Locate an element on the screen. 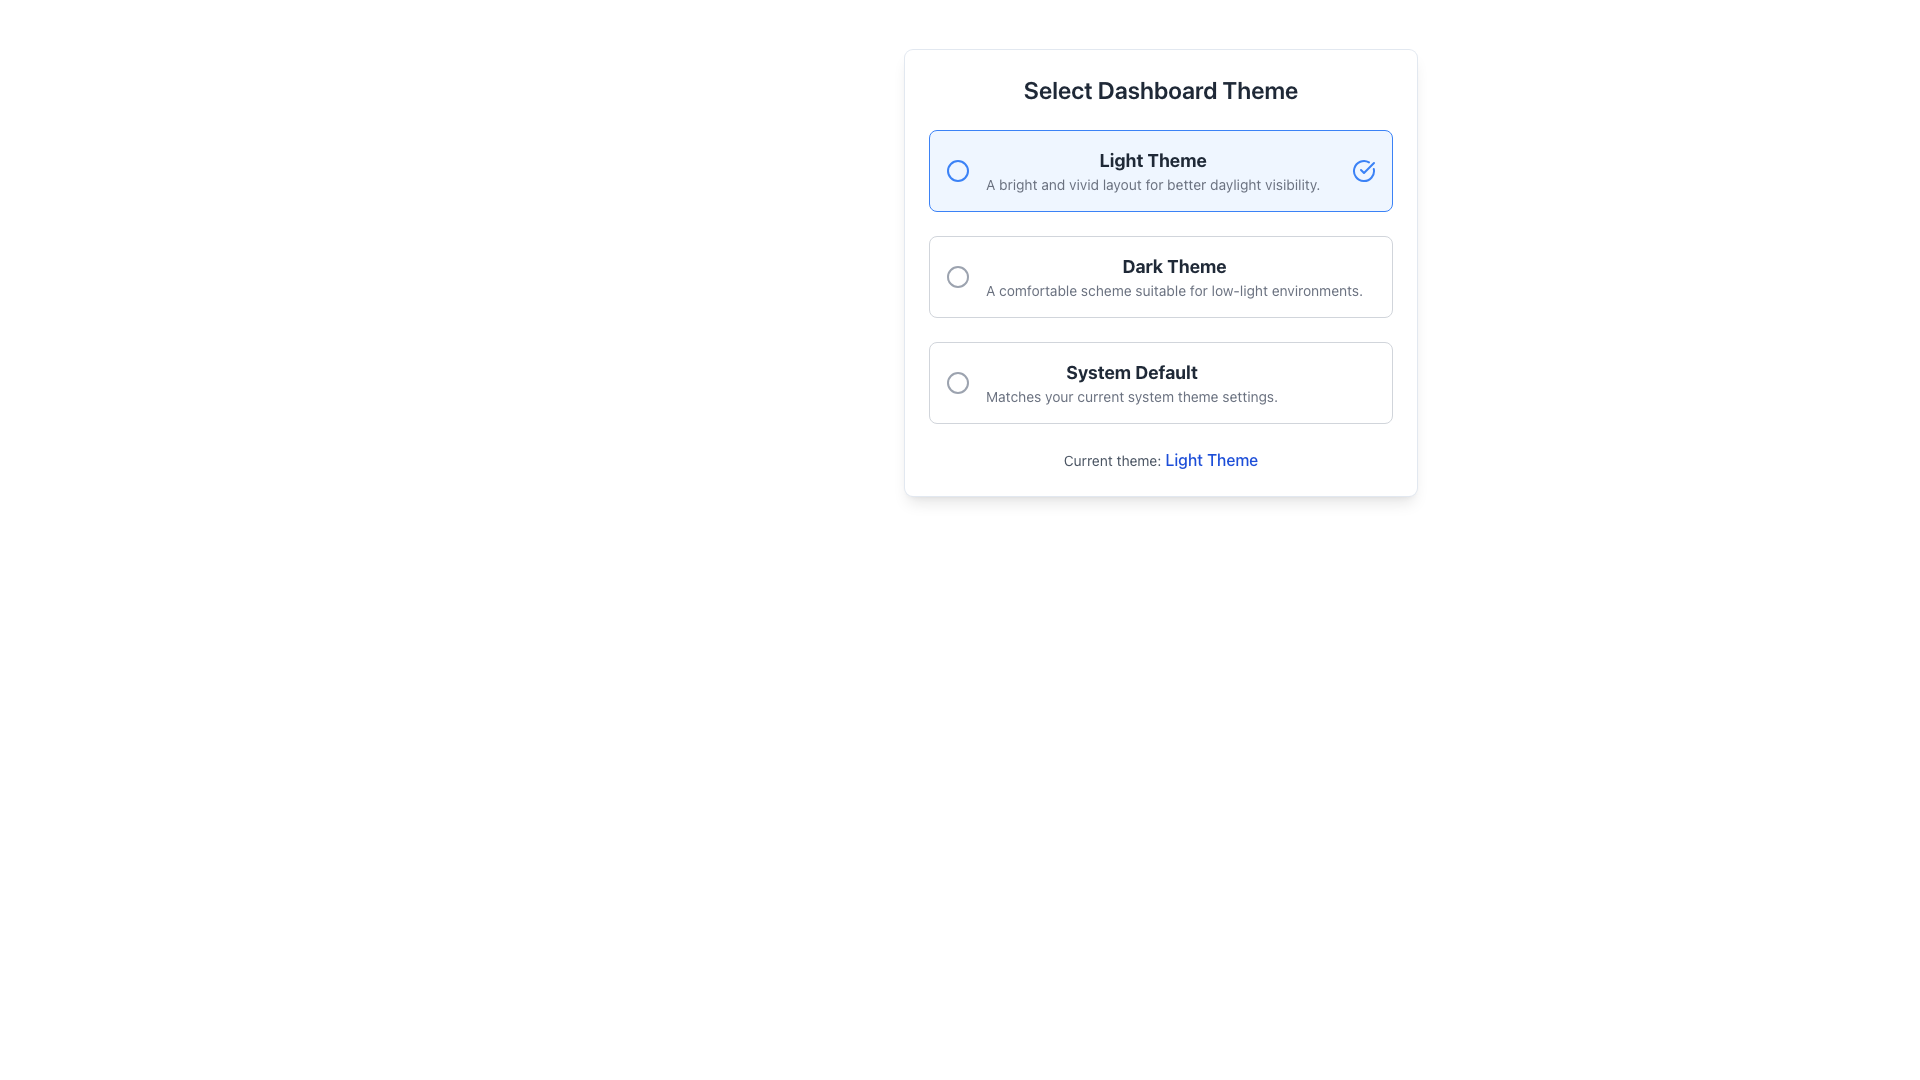 The image size is (1920, 1080). the blue circular icon located to the left of the 'Light Theme' text, which is highlighted with a bright blue color is located at coordinates (957, 169).